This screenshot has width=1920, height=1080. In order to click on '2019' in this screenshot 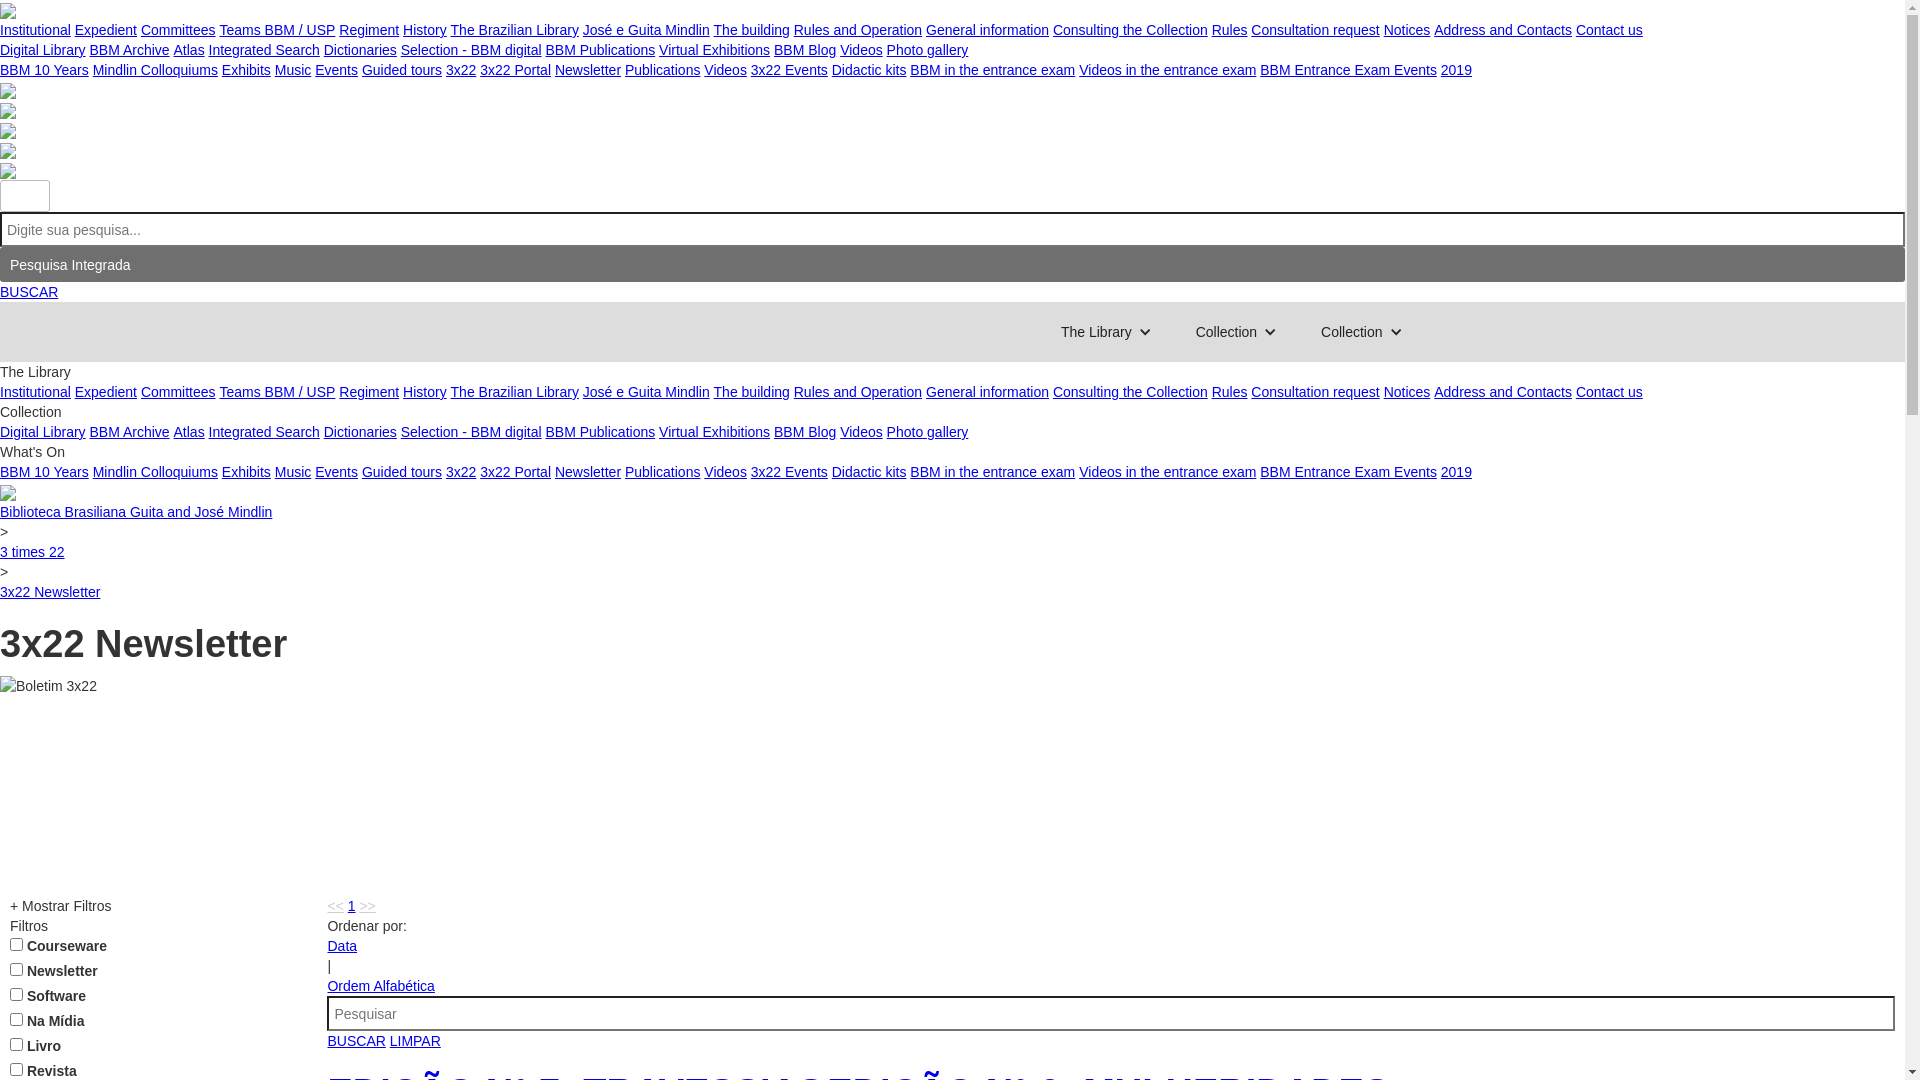, I will do `click(1456, 68)`.